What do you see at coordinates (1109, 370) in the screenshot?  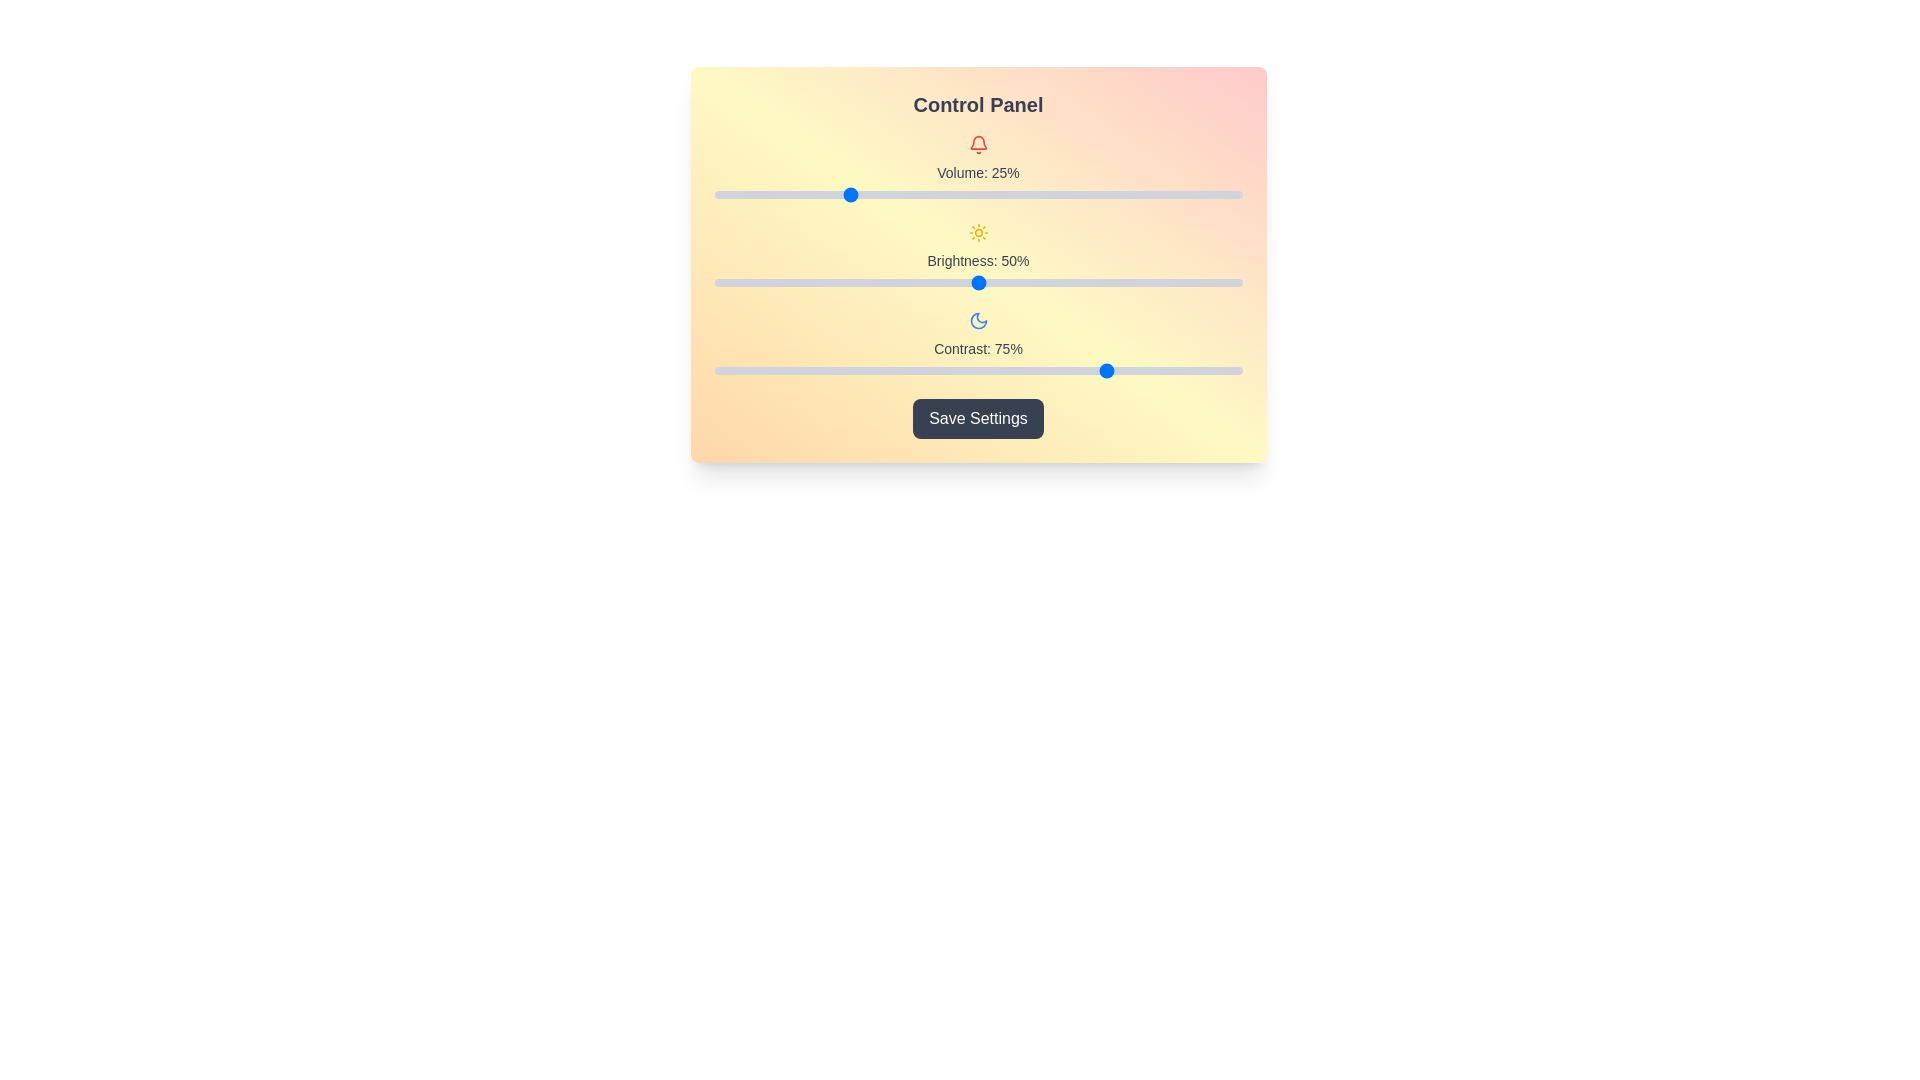 I see `contrast level` at bounding box center [1109, 370].